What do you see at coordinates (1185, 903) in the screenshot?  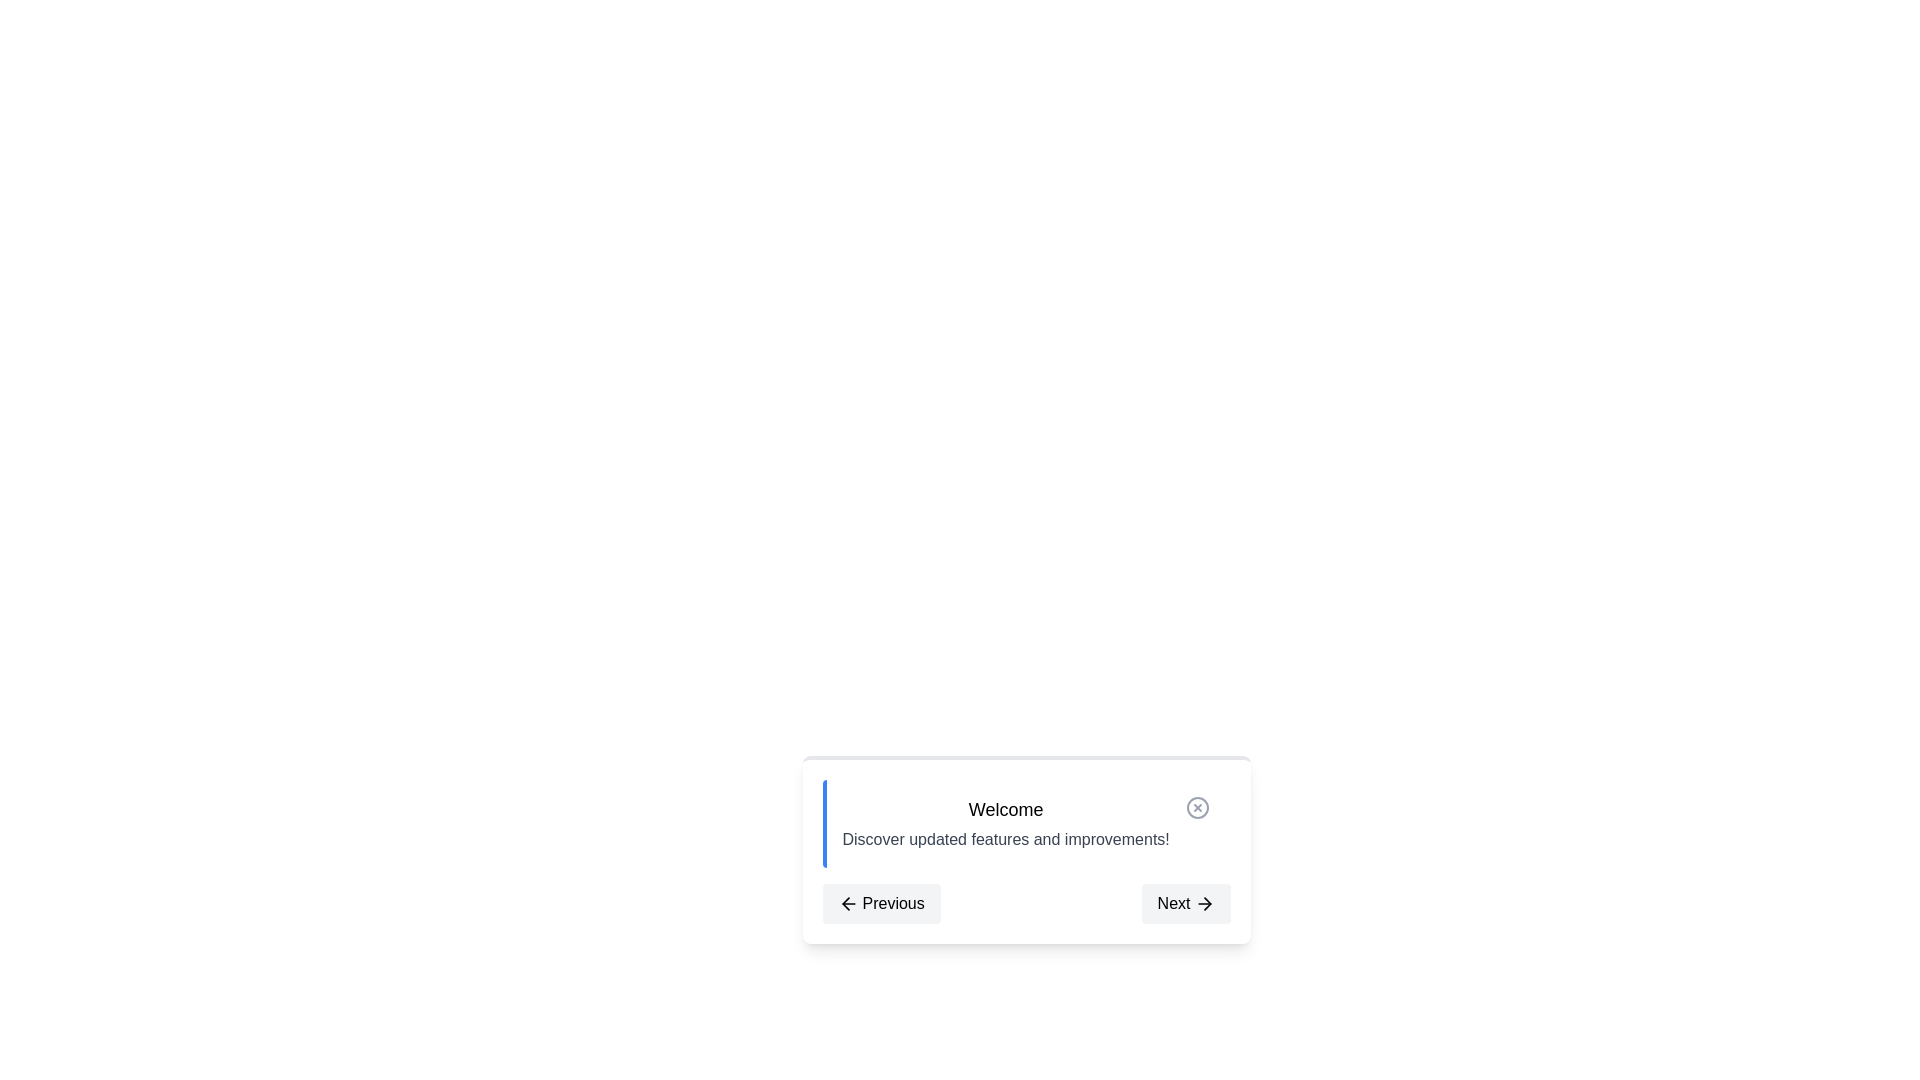 I see `the second button located in the lower part of the card, to the right of the 'Previous' button` at bounding box center [1185, 903].